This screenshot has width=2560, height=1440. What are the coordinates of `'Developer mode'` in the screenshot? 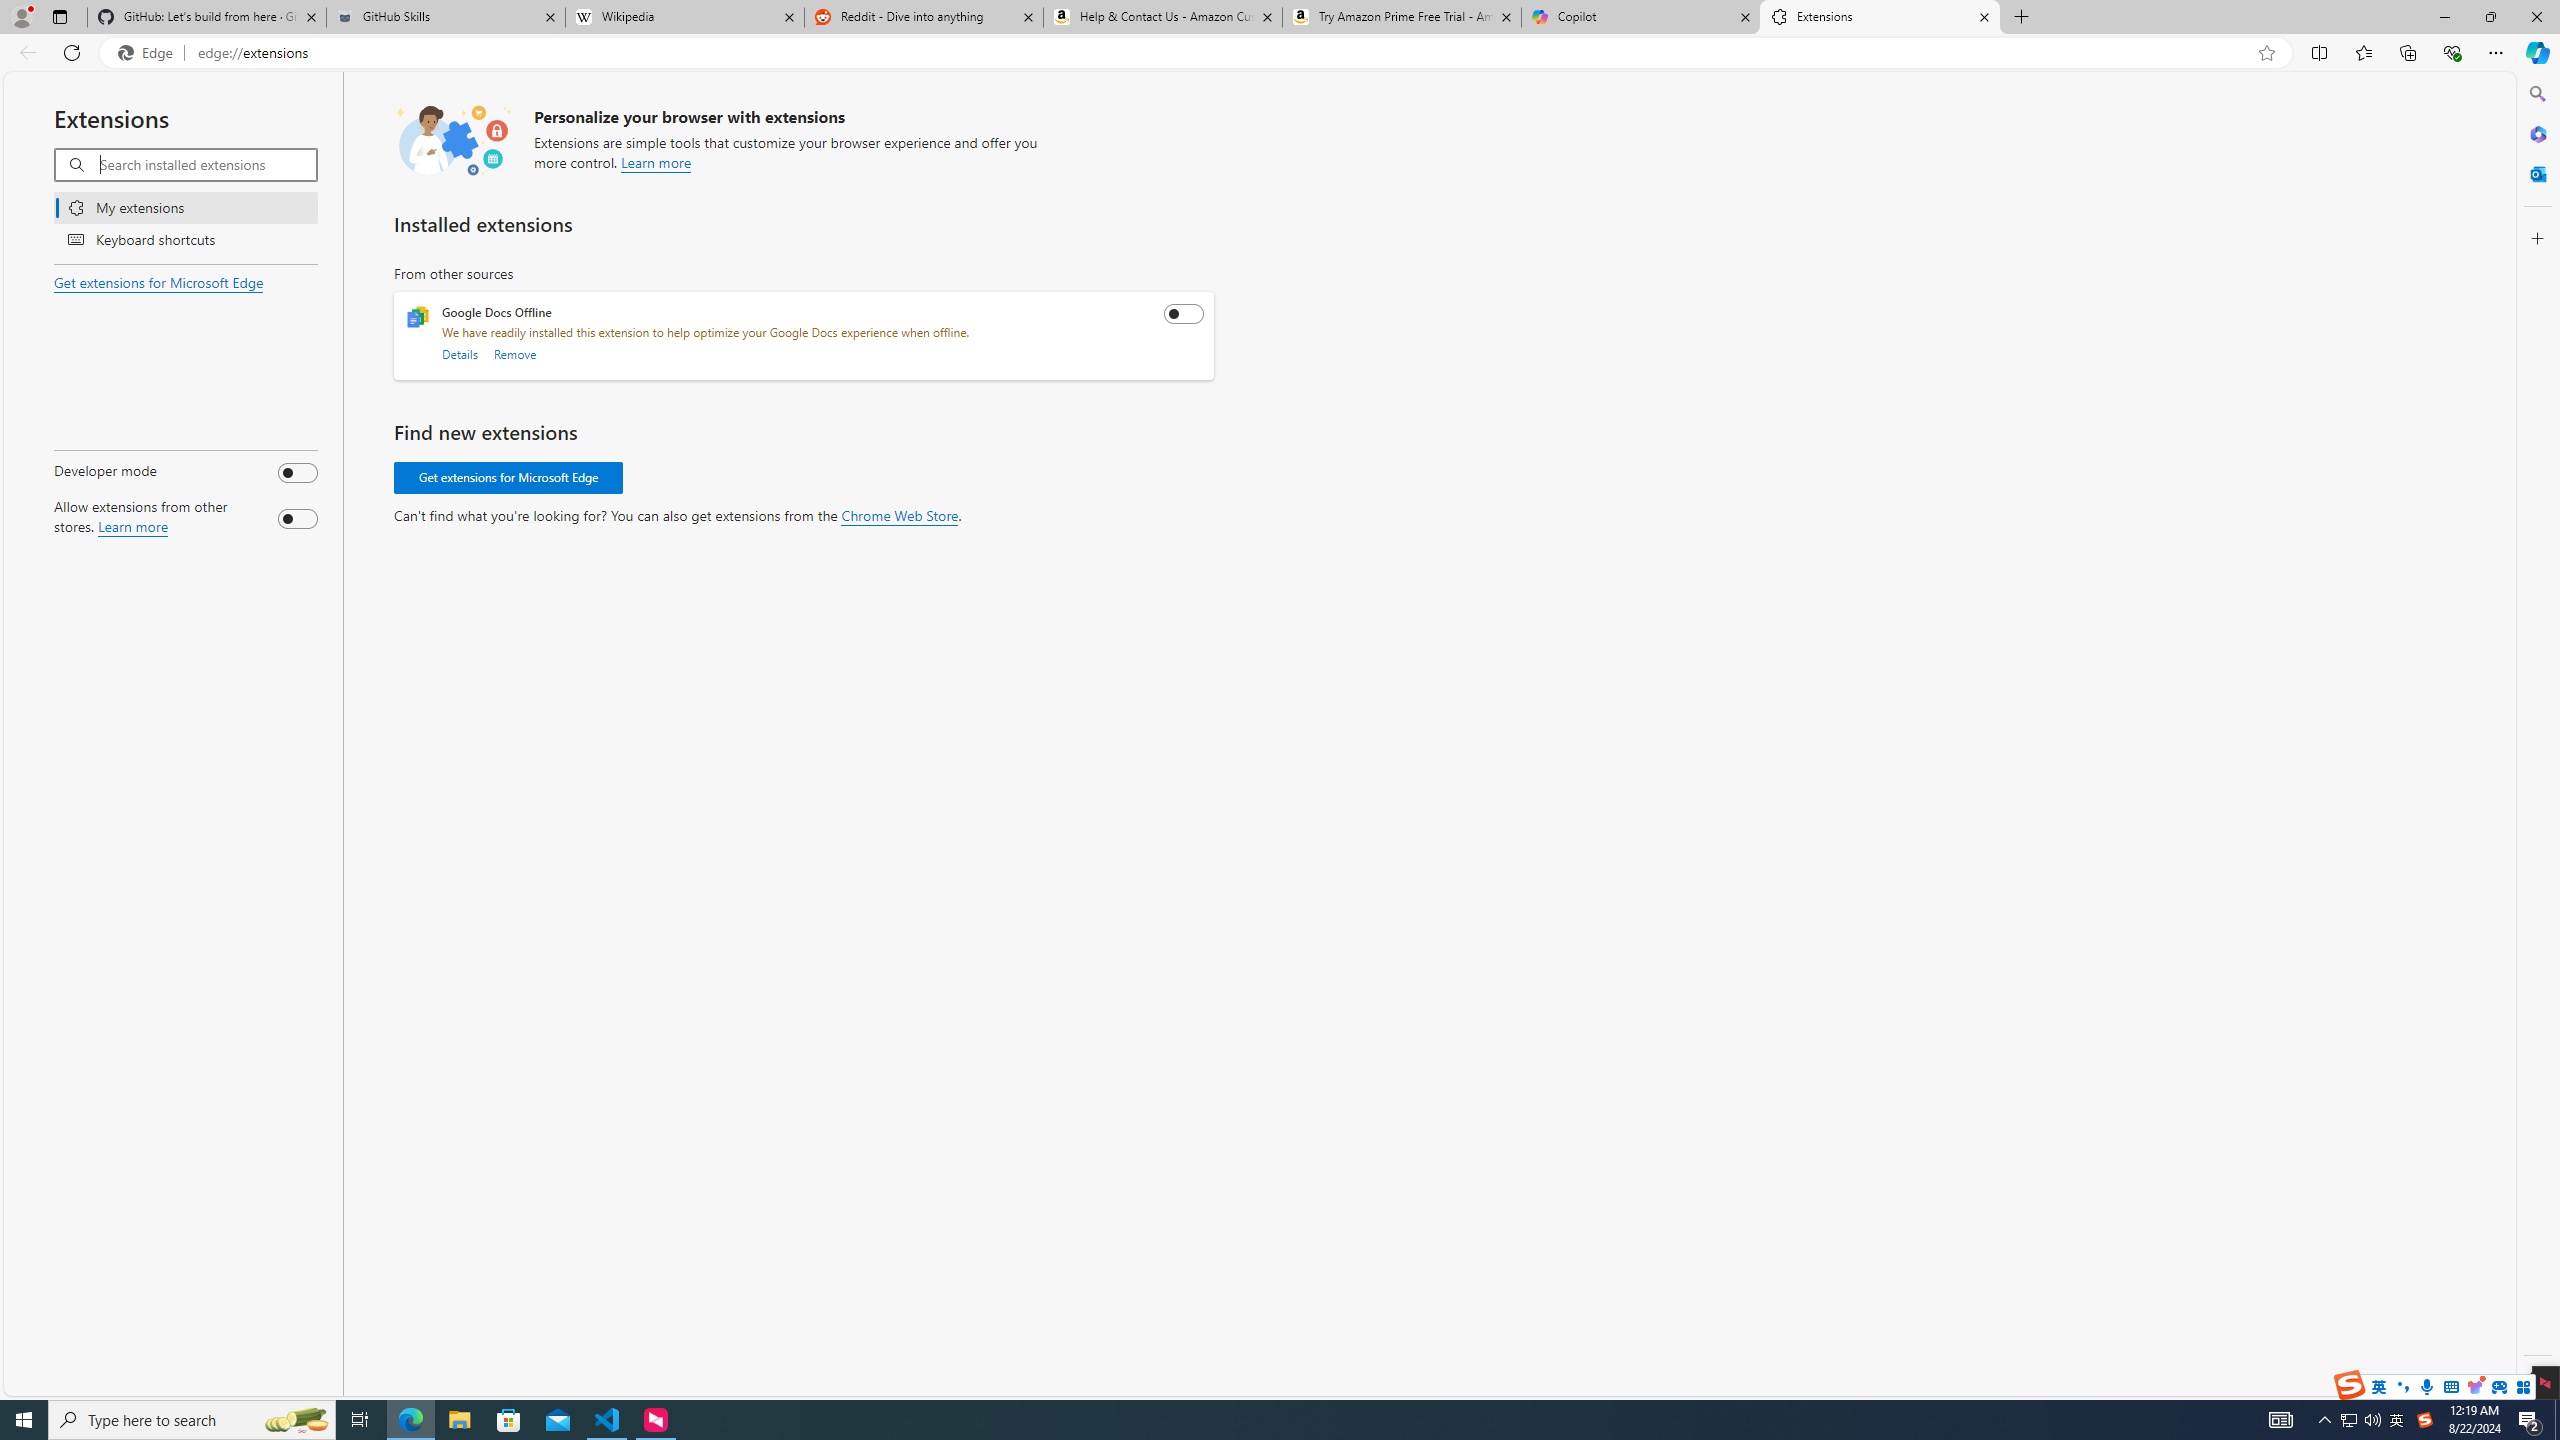 It's located at (297, 472).